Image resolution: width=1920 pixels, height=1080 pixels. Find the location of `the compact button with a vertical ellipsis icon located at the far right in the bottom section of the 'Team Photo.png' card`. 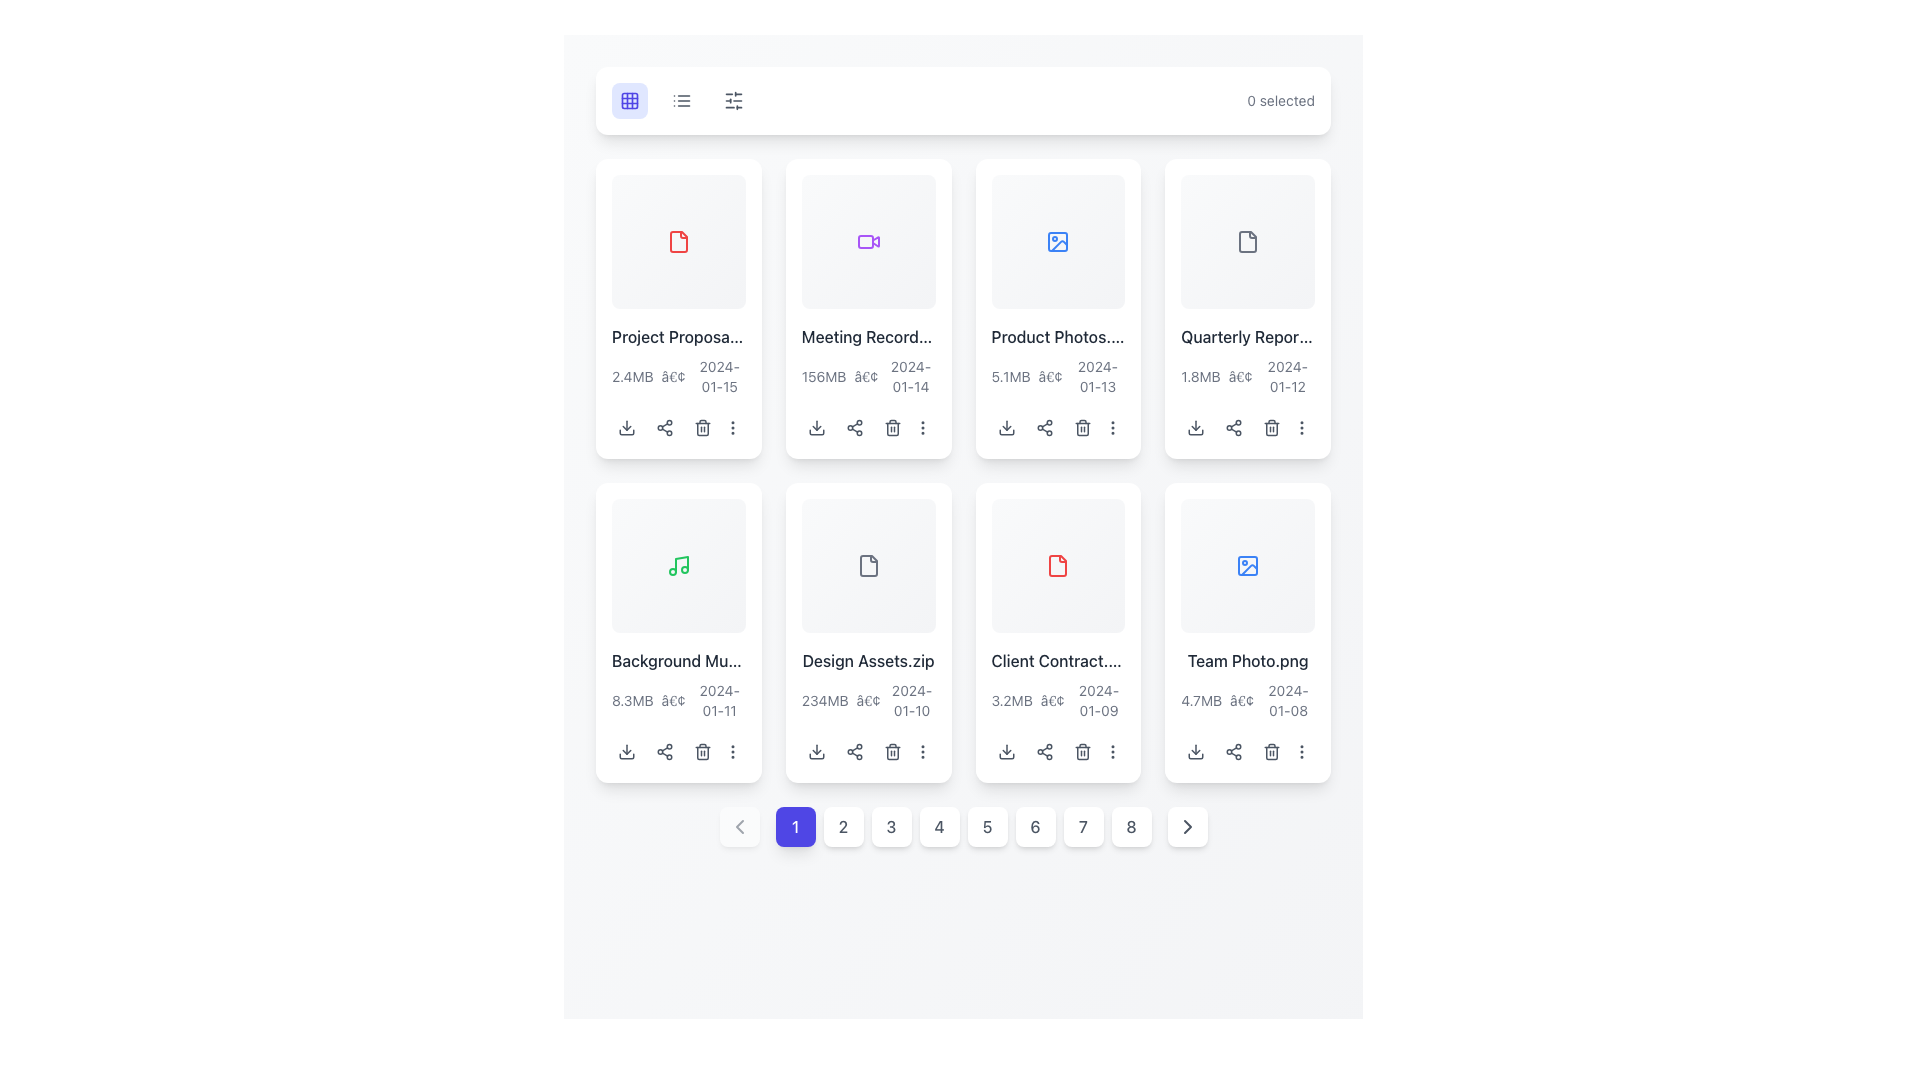

the compact button with a vertical ellipsis icon located at the far right in the bottom section of the 'Team Photo.png' card is located at coordinates (1302, 751).